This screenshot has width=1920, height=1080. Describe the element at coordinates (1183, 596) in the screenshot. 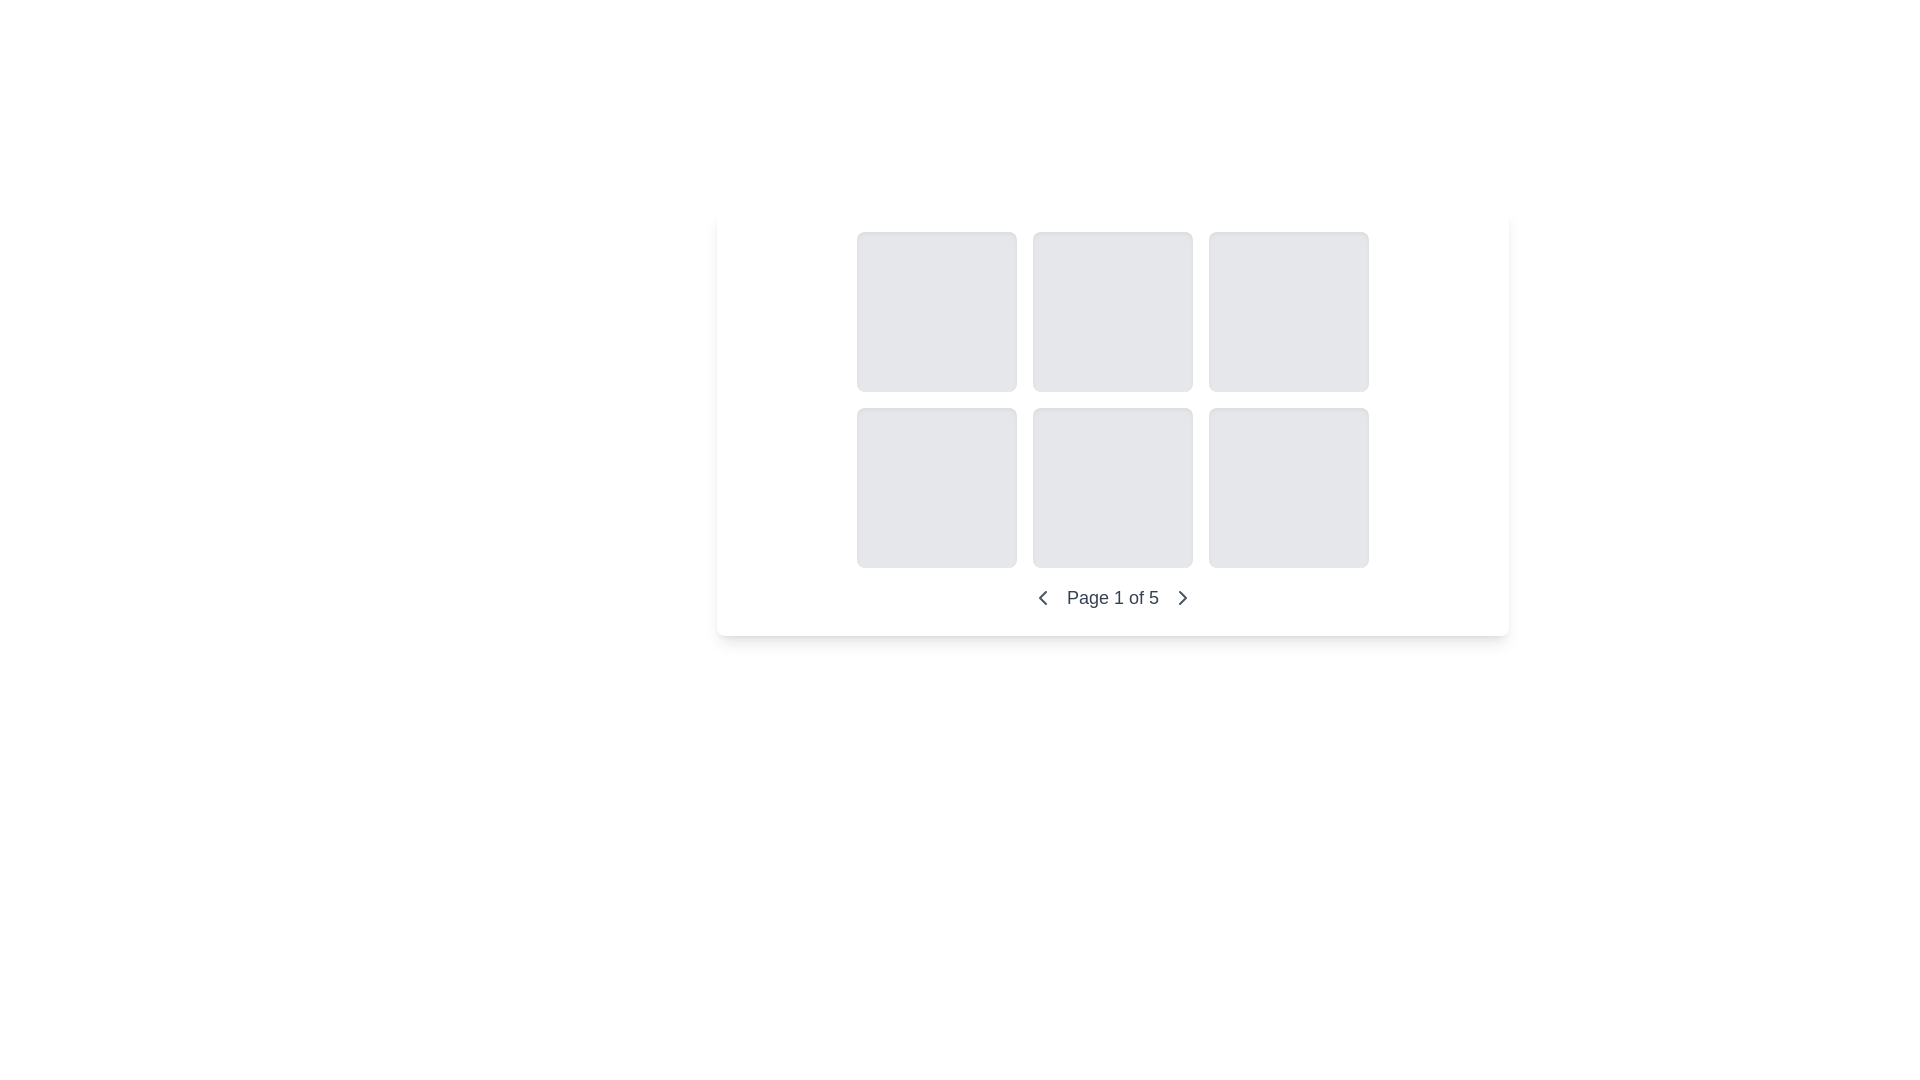

I see `the right-pointing chevron icon used for navigation` at that location.